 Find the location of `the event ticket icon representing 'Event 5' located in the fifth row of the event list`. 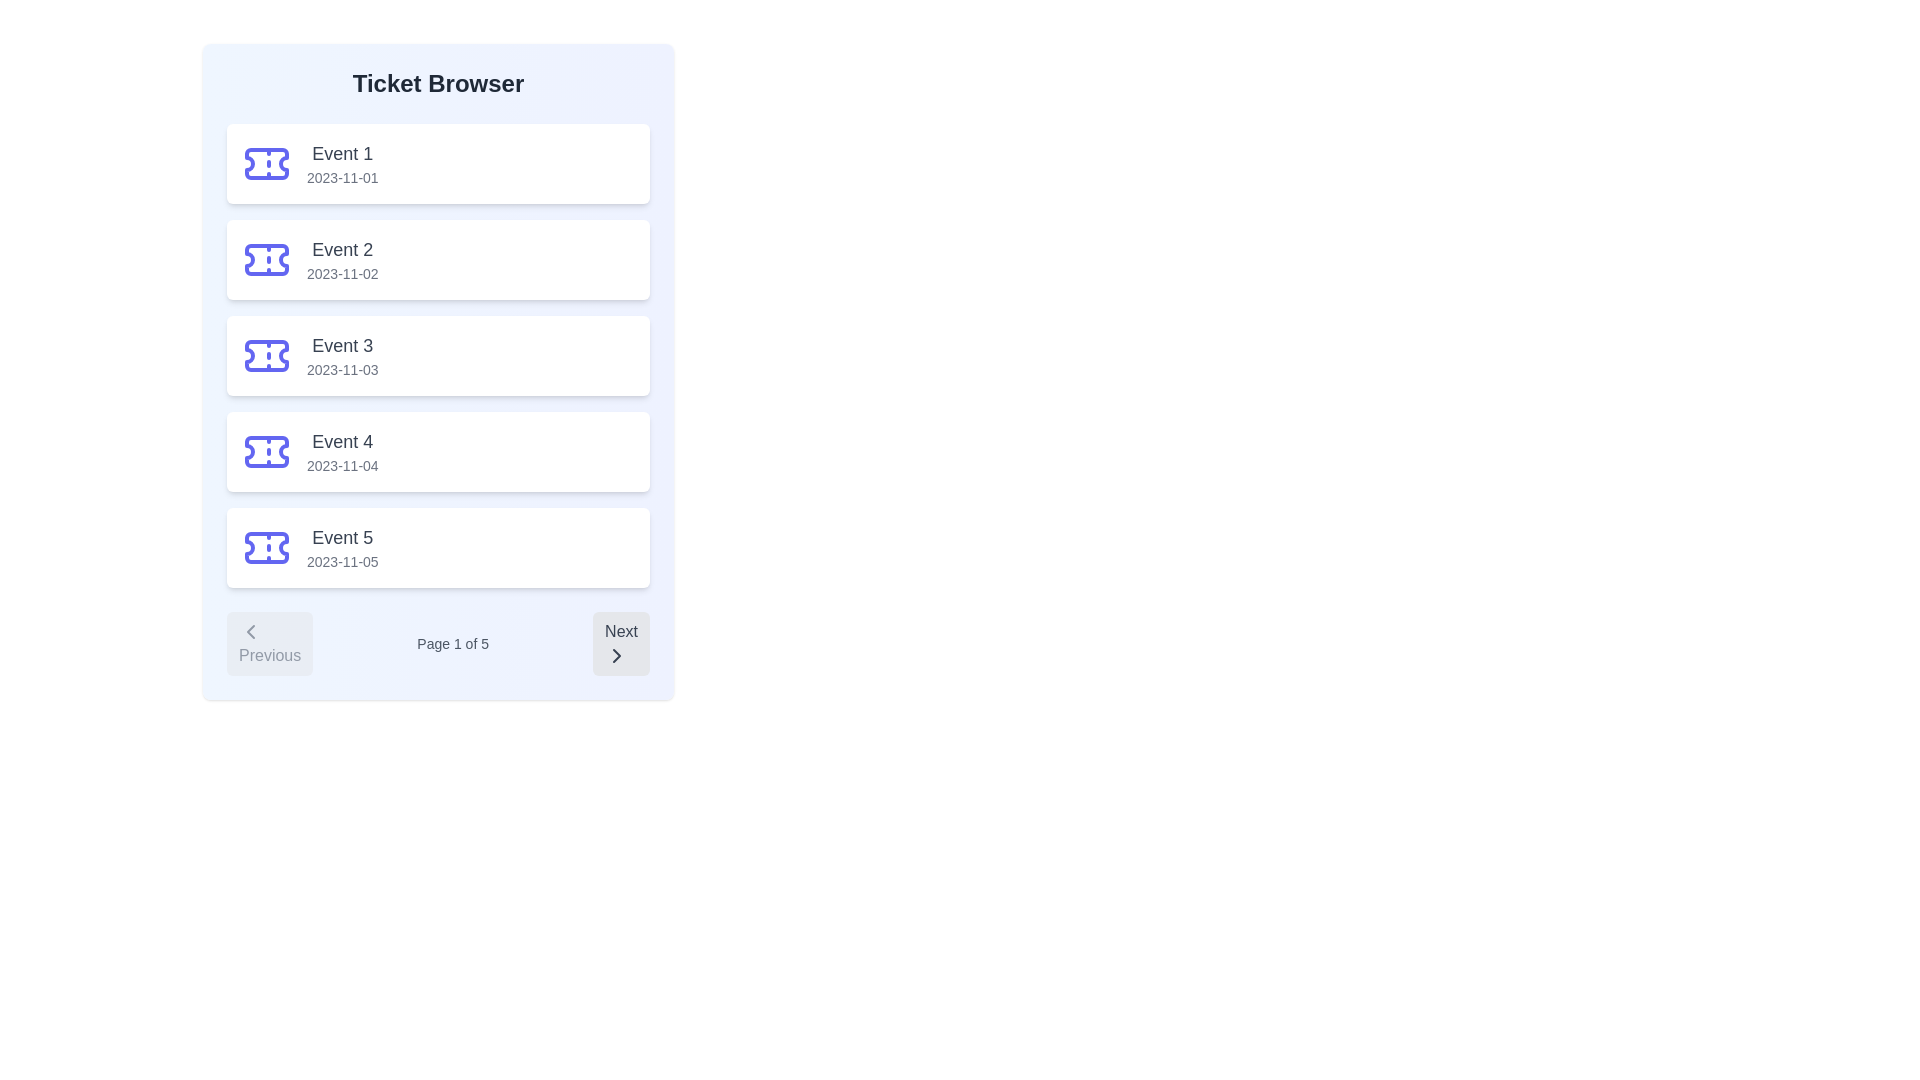

the event ticket icon representing 'Event 5' located in the fifth row of the event list is located at coordinates (266, 547).